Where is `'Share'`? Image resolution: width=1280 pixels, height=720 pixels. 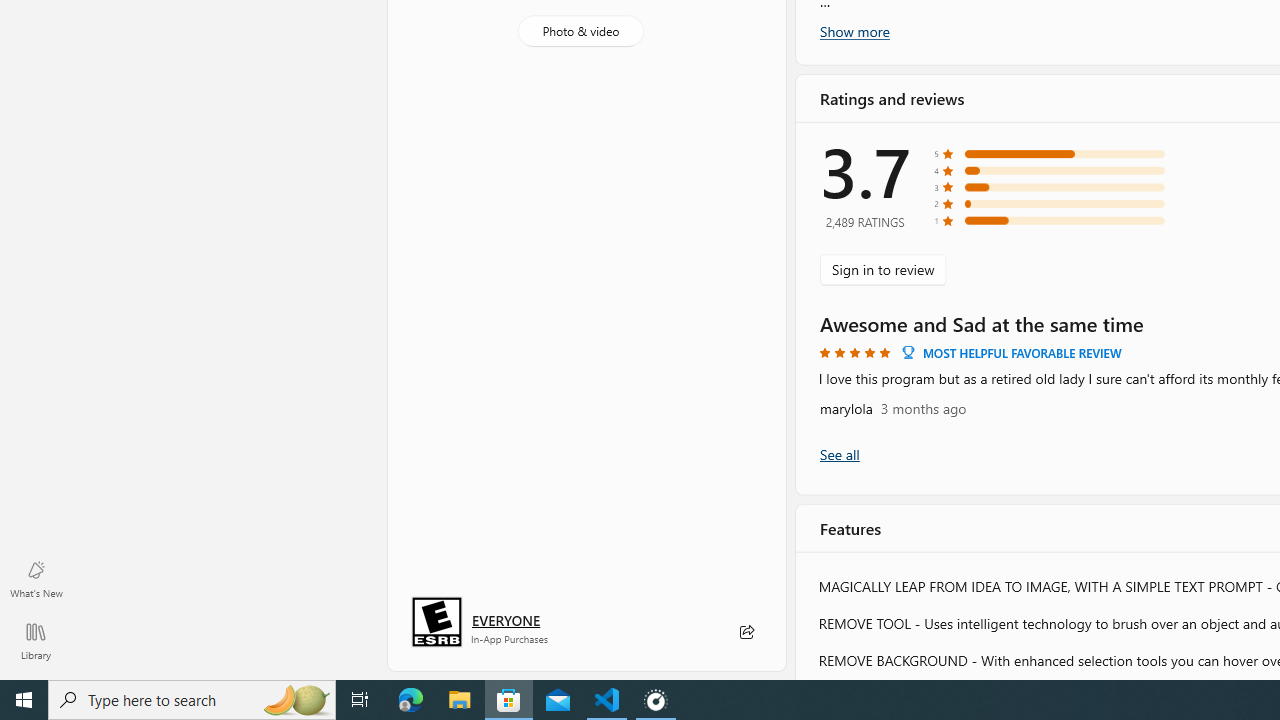
'Share' is located at coordinates (745, 632).